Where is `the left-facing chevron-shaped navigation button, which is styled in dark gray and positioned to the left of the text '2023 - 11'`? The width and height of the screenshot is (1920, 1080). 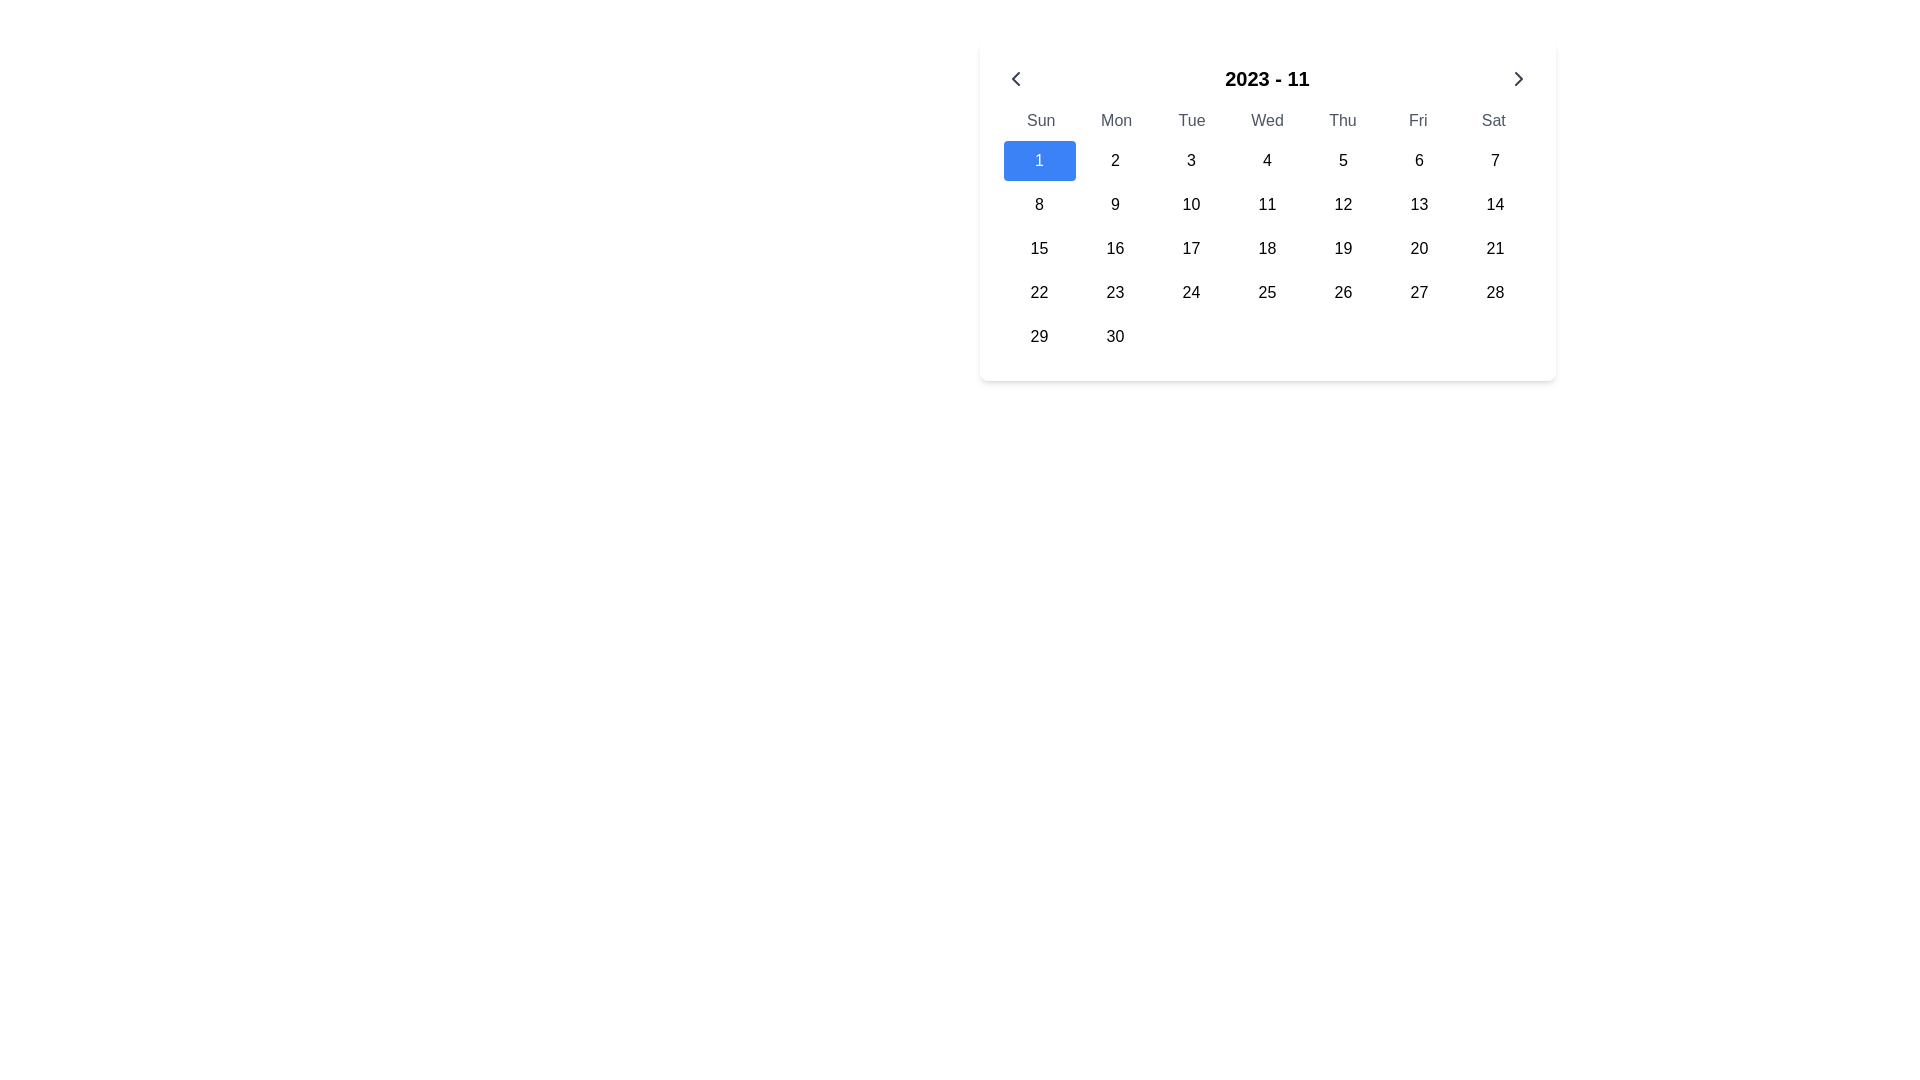 the left-facing chevron-shaped navigation button, which is styled in dark gray and positioned to the left of the text '2023 - 11' is located at coordinates (1015, 77).